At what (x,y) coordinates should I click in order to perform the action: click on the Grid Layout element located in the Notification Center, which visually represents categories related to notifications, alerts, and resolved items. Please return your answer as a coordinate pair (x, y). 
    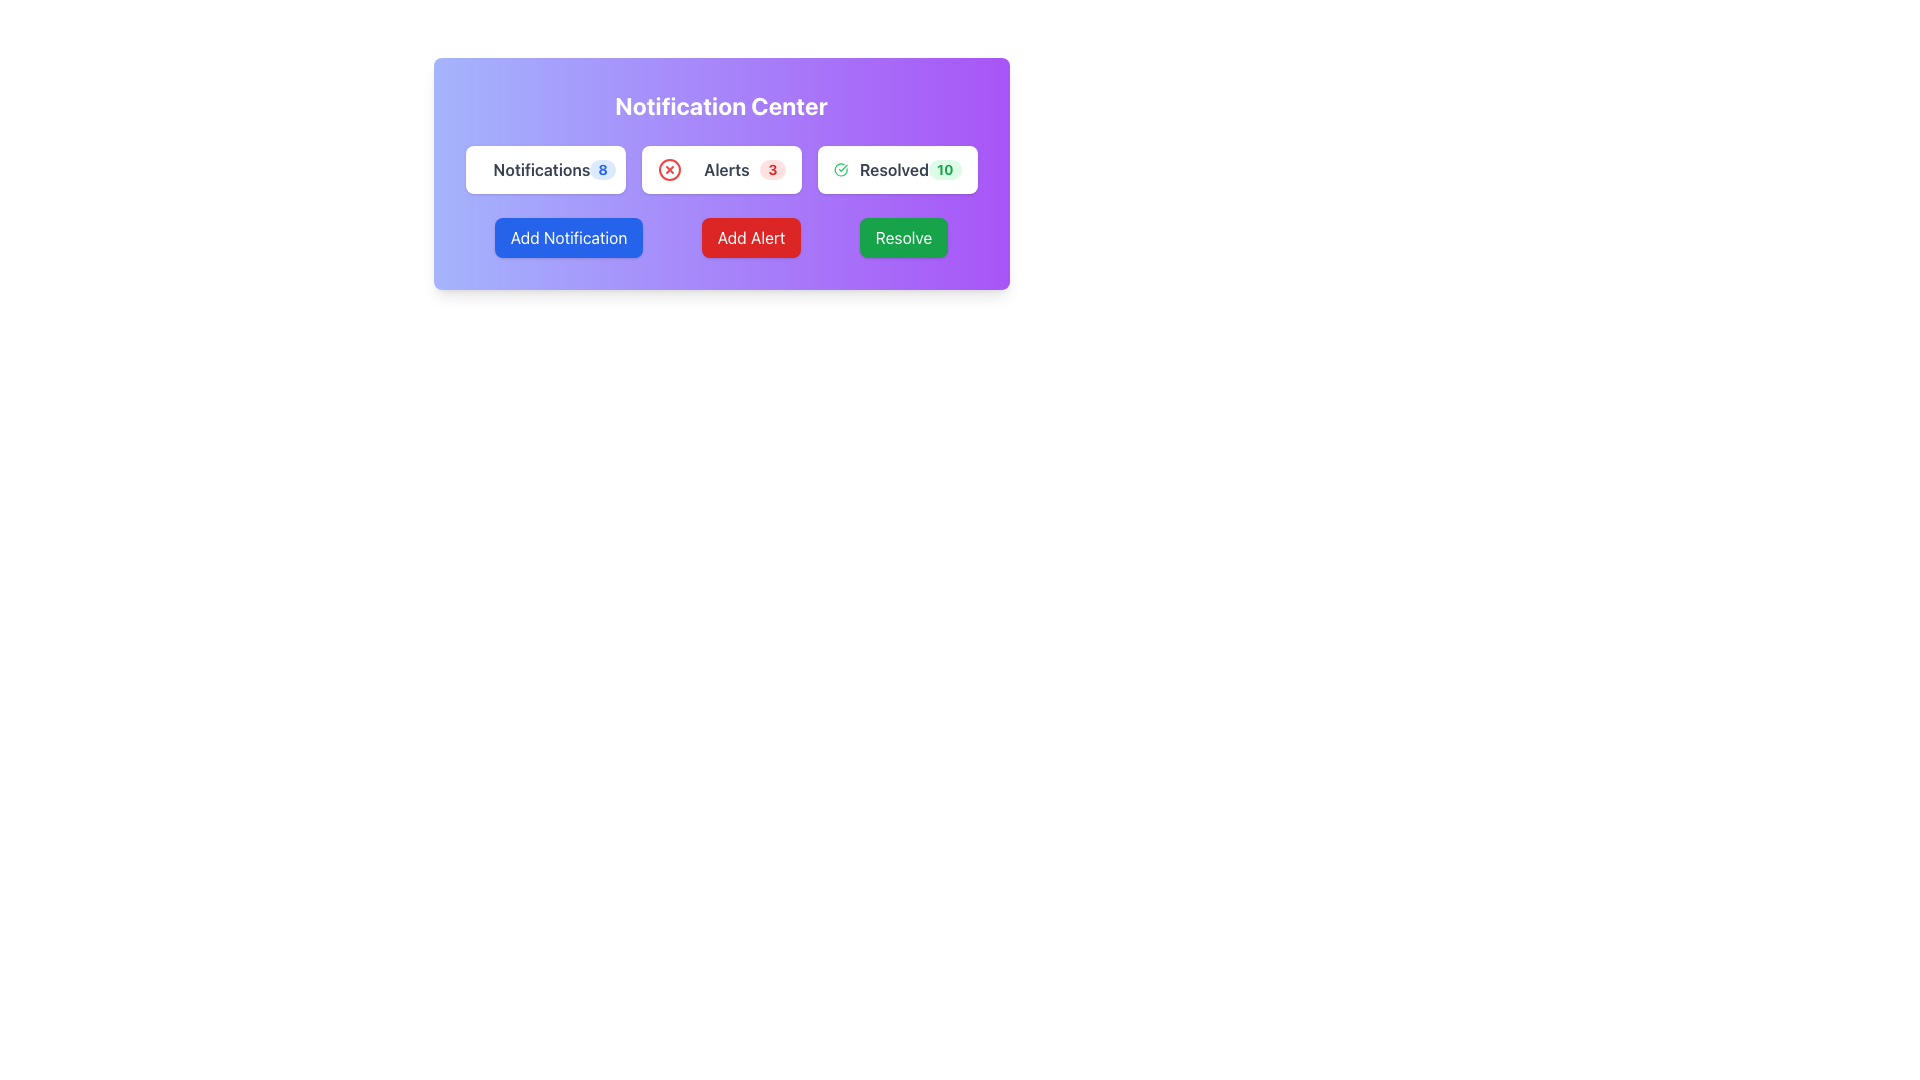
    Looking at the image, I should click on (720, 168).